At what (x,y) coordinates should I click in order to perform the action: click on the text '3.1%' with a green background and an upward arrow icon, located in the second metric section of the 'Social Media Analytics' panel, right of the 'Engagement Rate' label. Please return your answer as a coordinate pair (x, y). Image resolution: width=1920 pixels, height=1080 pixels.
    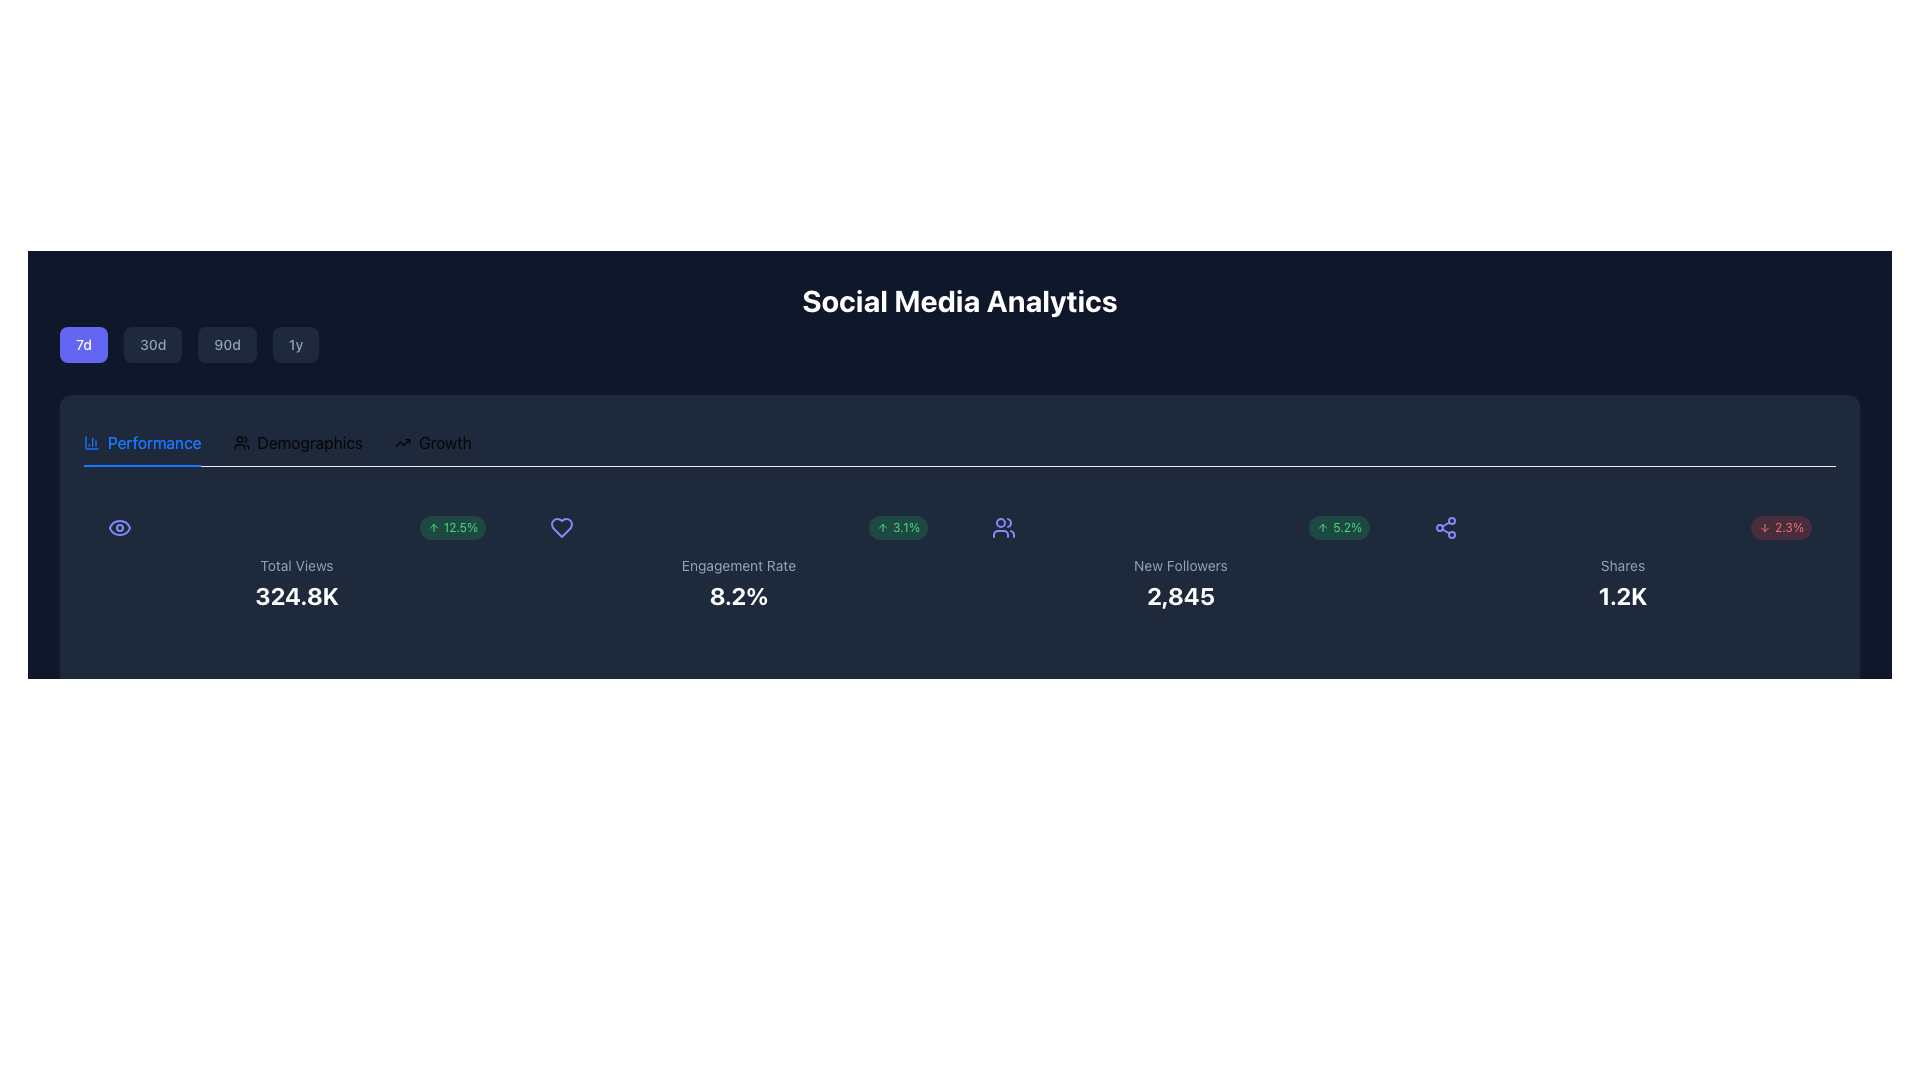
    Looking at the image, I should click on (897, 527).